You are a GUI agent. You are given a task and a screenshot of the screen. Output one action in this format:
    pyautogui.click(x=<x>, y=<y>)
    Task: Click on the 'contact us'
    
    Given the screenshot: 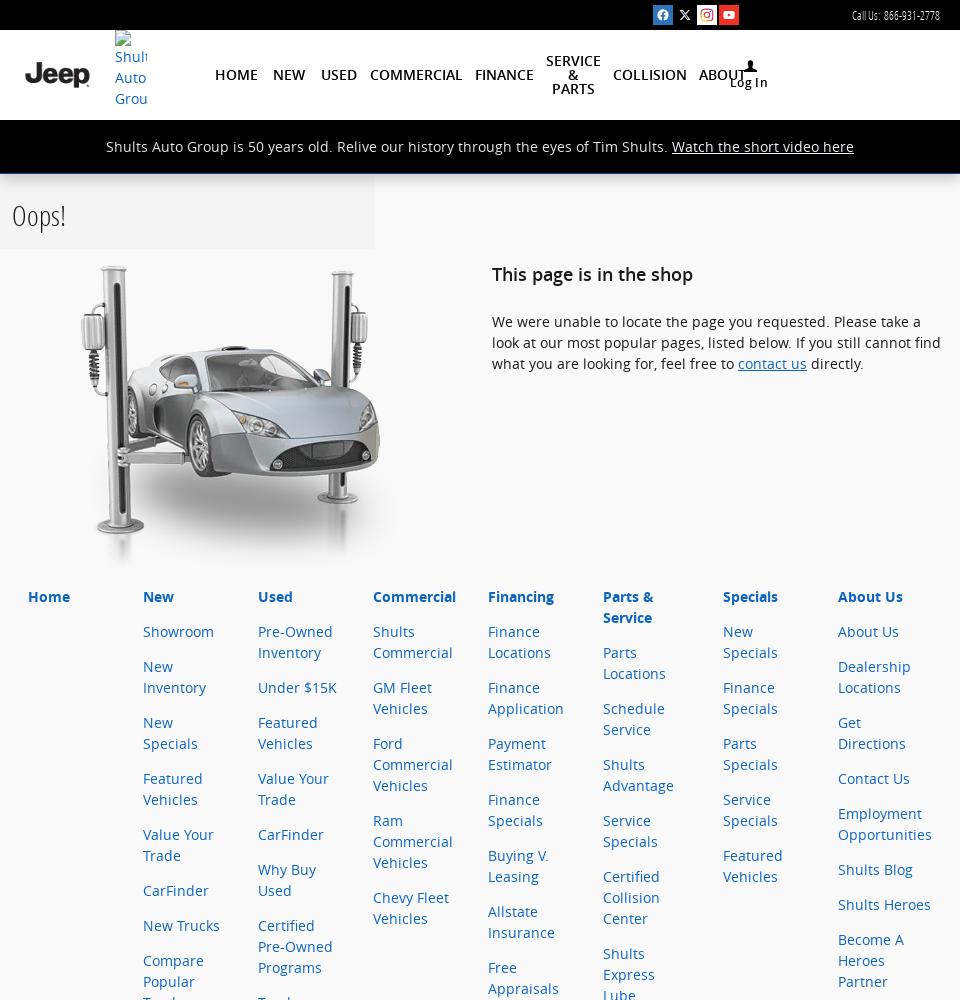 What is the action you would take?
    pyautogui.click(x=771, y=361)
    